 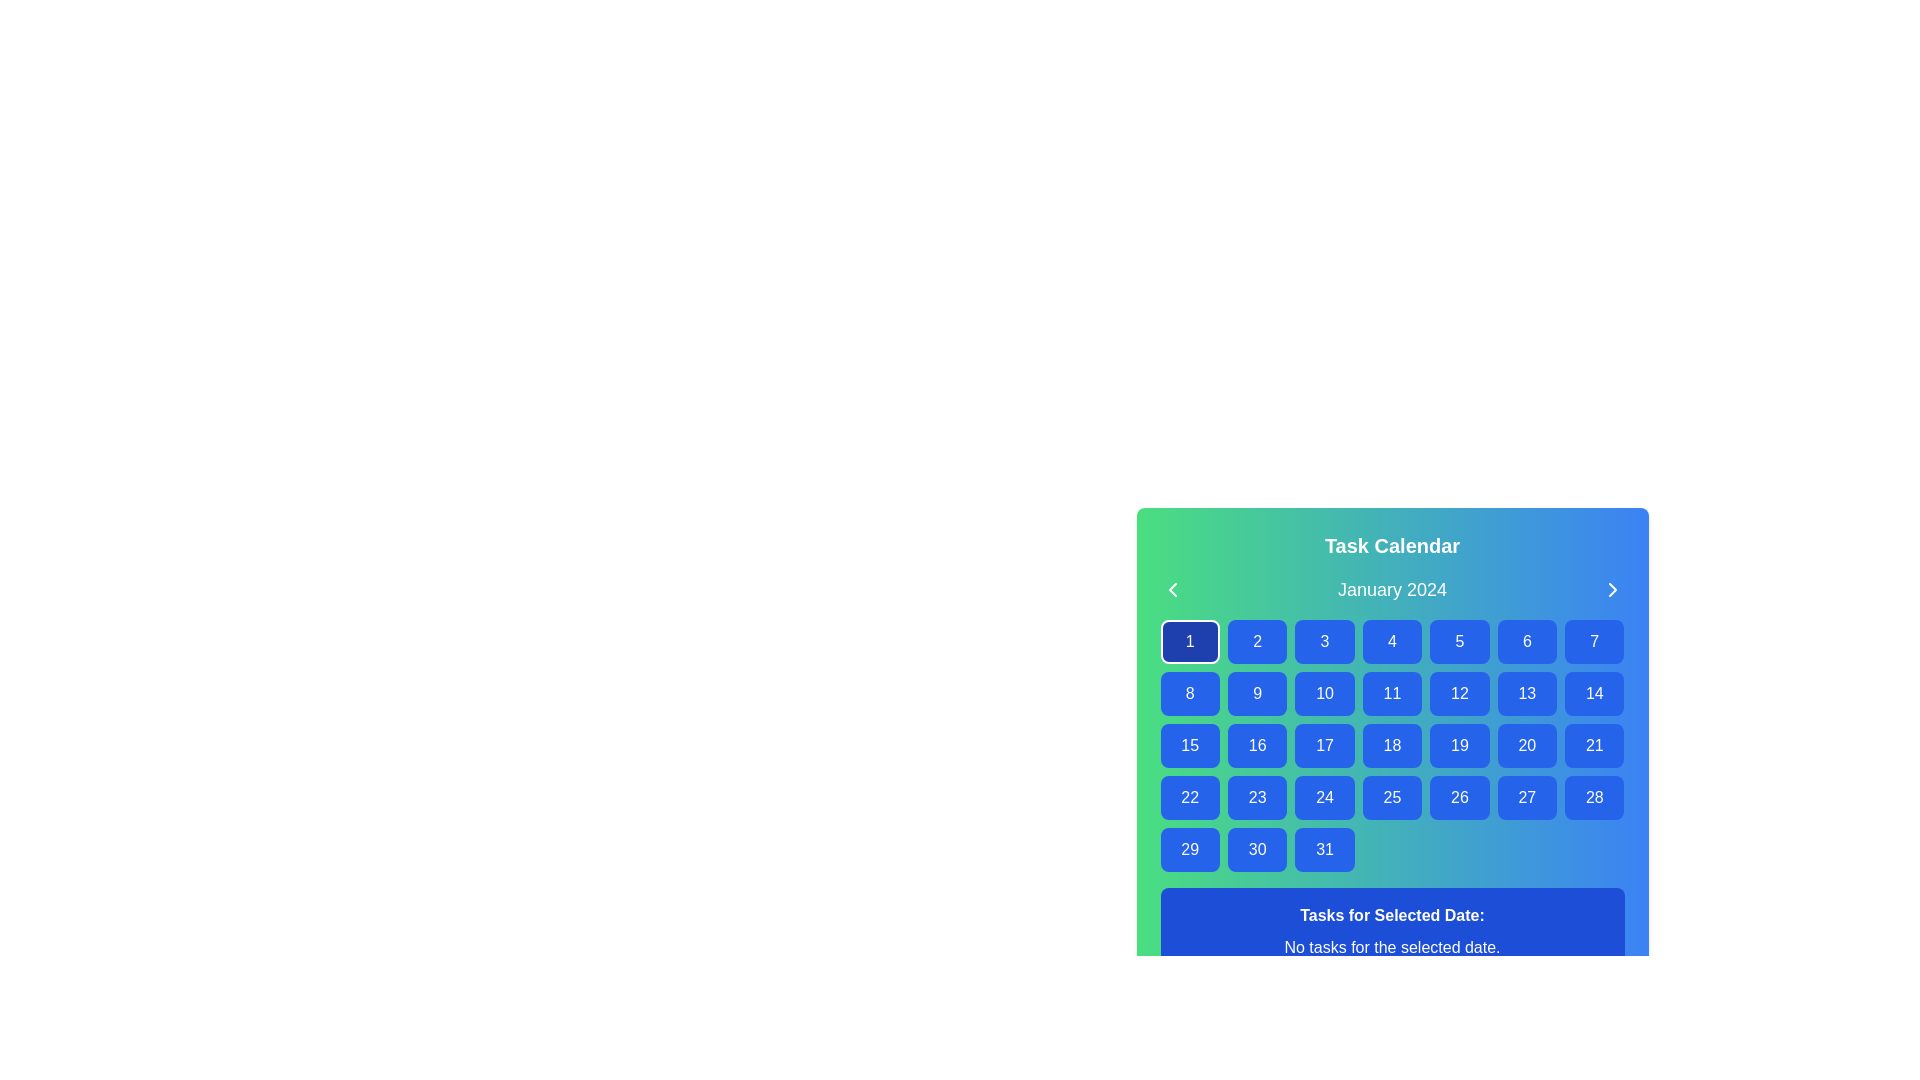 What do you see at coordinates (1391, 546) in the screenshot?
I see `the static text header labeled 'Task Calendar', which is prominently displayed at the top of the panel with a large, bold font` at bounding box center [1391, 546].